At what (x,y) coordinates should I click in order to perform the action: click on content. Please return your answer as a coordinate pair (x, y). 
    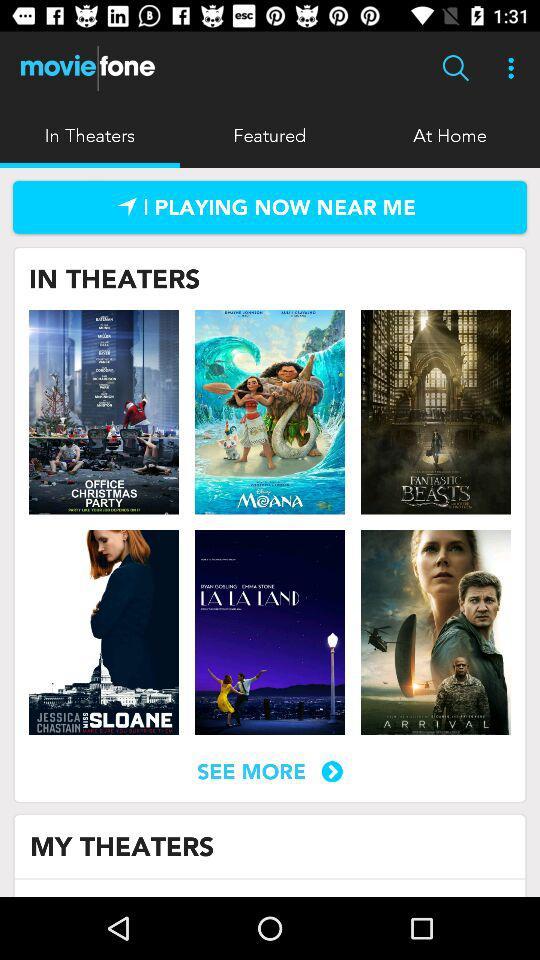
    Looking at the image, I should click on (270, 411).